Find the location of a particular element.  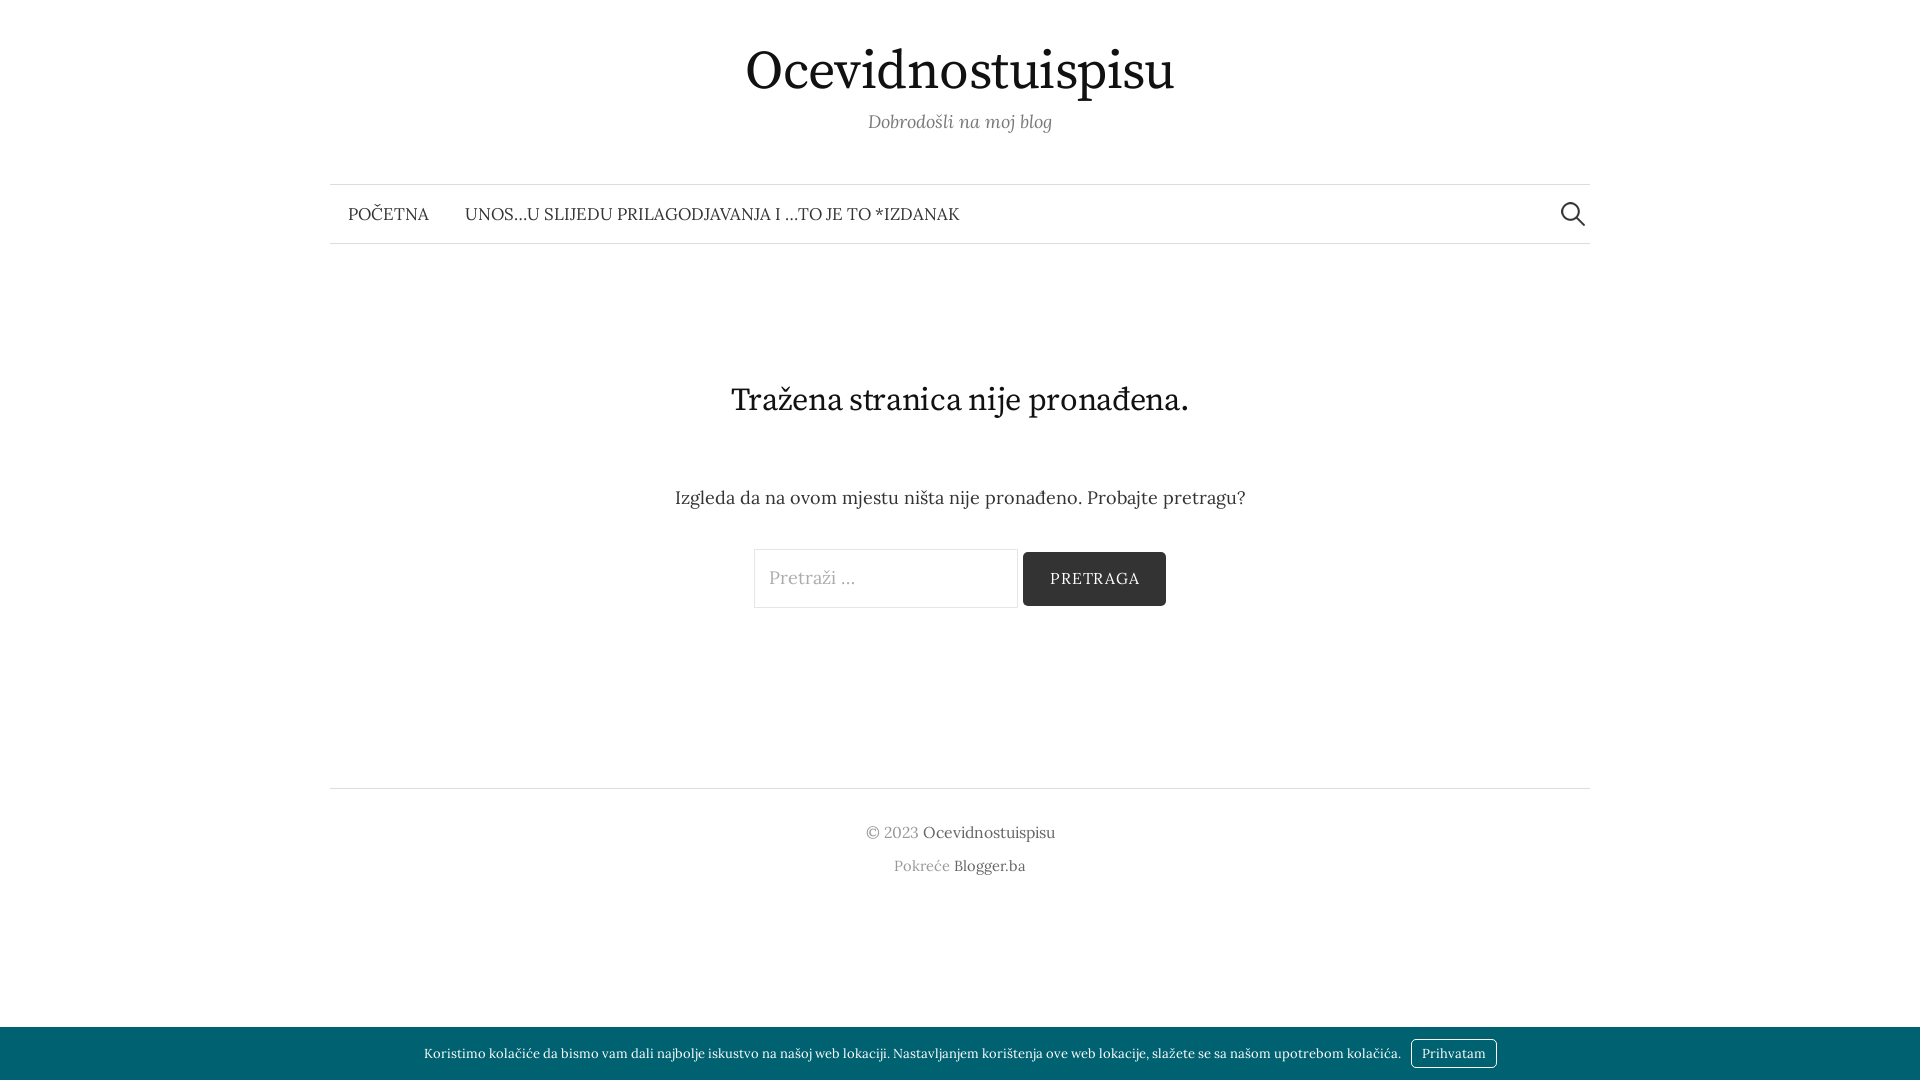

'Prihvatam' is located at coordinates (1453, 1052).